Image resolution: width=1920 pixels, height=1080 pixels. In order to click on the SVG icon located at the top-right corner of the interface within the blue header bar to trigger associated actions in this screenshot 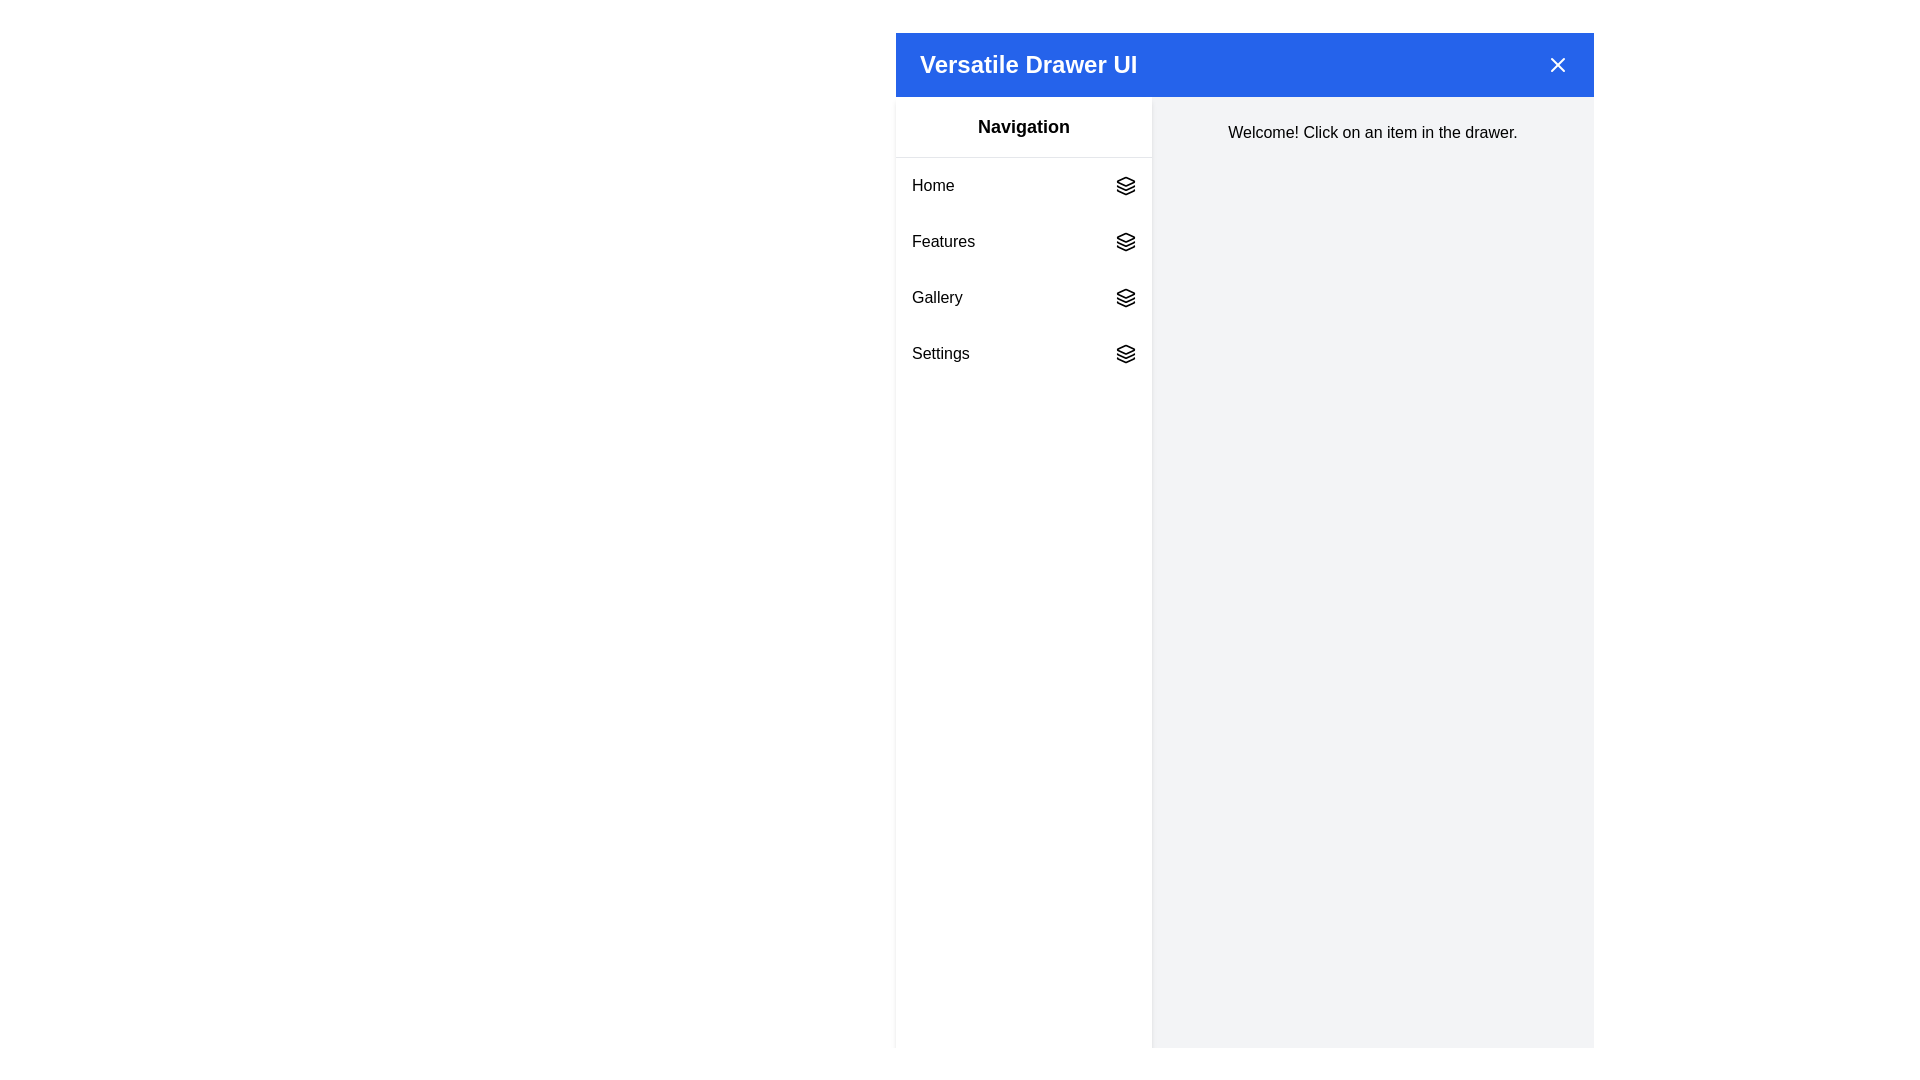, I will do `click(1557, 64)`.